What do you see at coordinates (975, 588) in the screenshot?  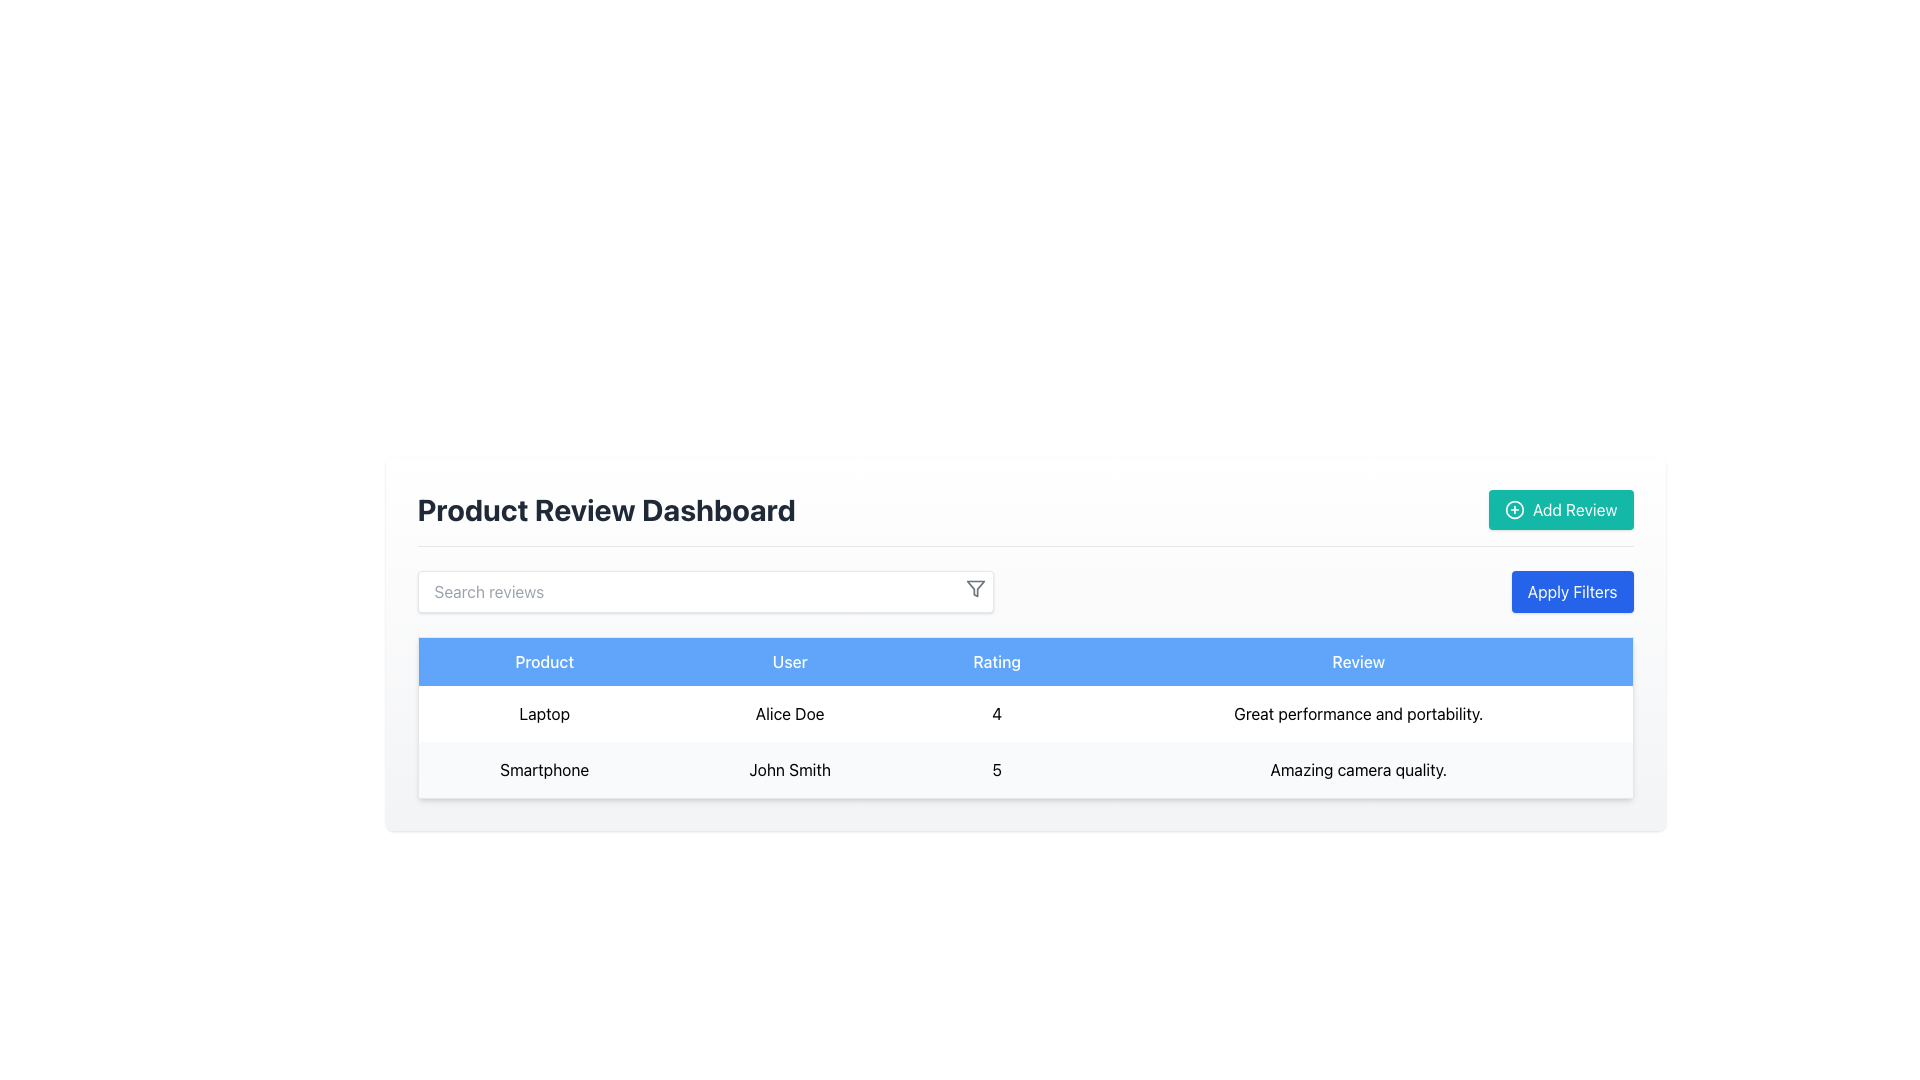 I see `the gray funnel filter icon located at the upper-right corner of the search bar` at bounding box center [975, 588].